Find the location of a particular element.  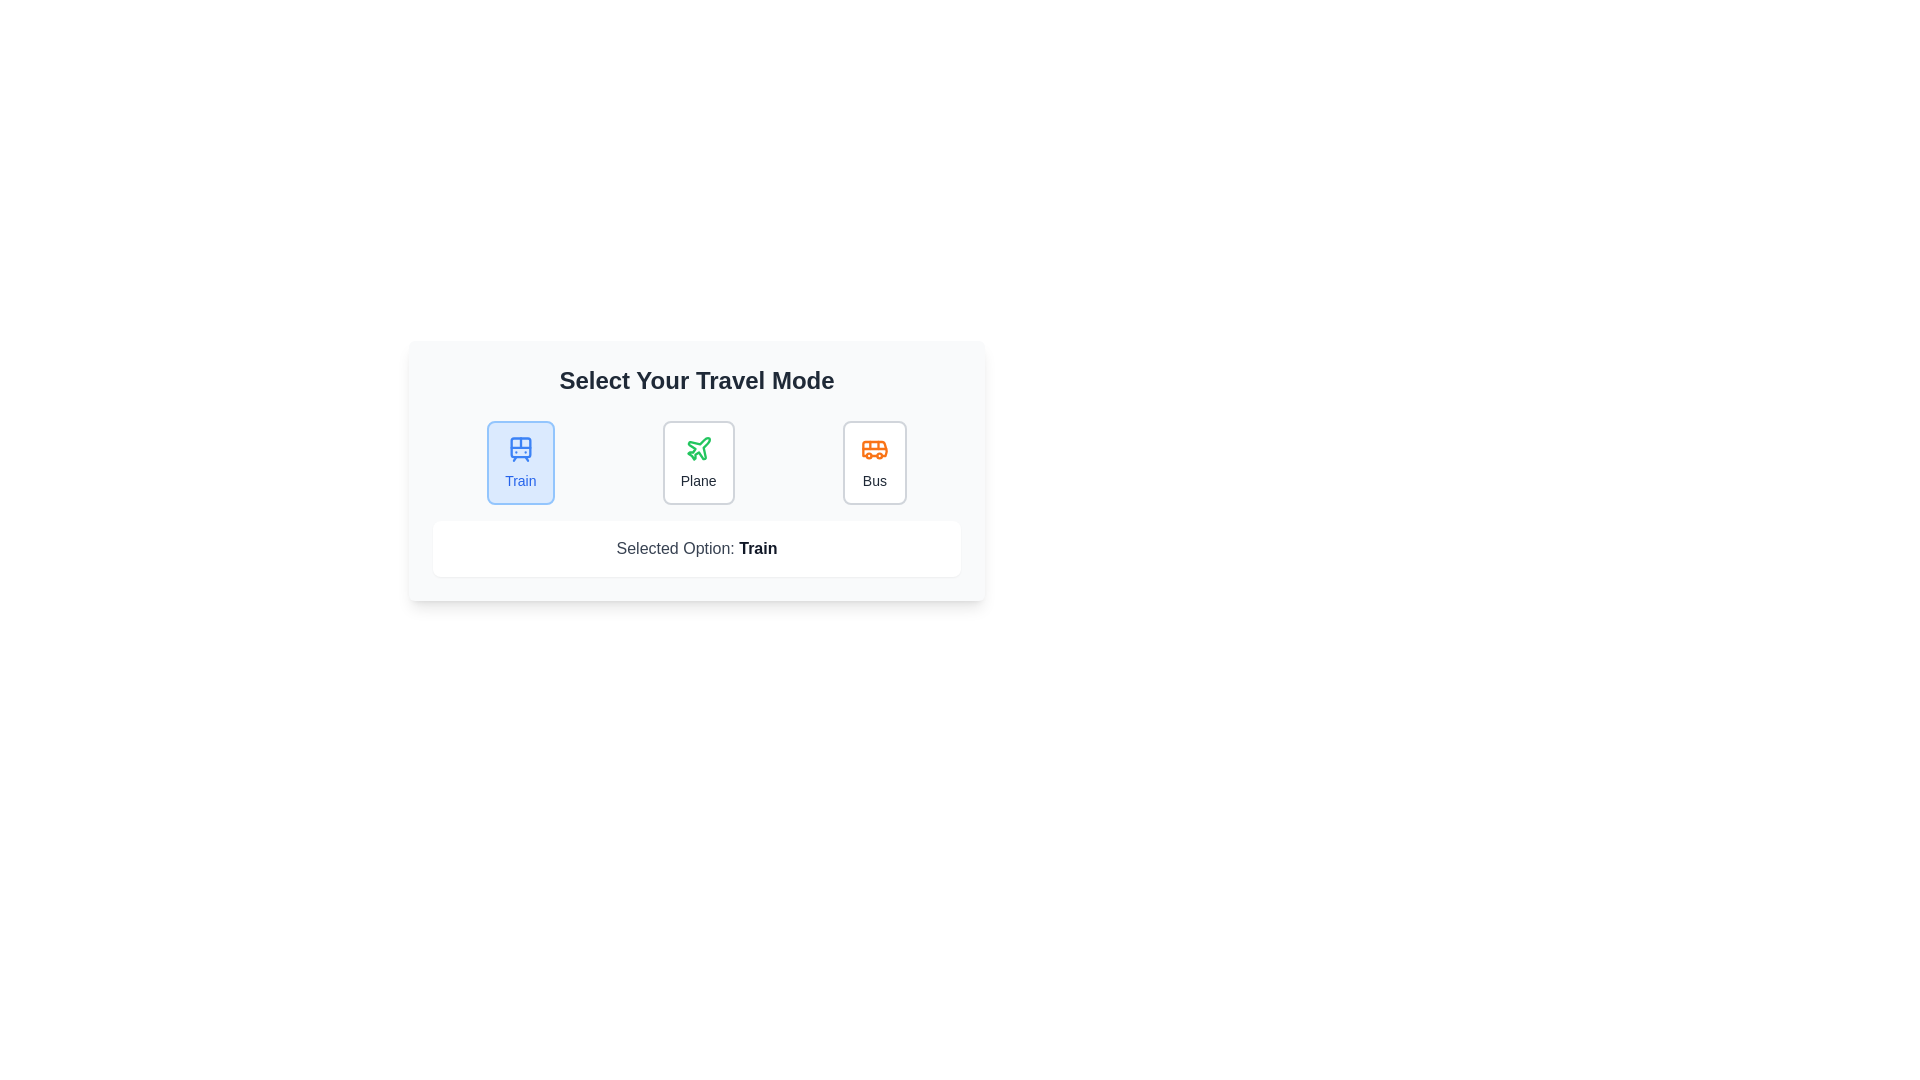

text displayed in the 'Bus' label element located in the 'Select Your Travel Mode' section, which is positioned beneath an orange bus icon is located at coordinates (874, 481).